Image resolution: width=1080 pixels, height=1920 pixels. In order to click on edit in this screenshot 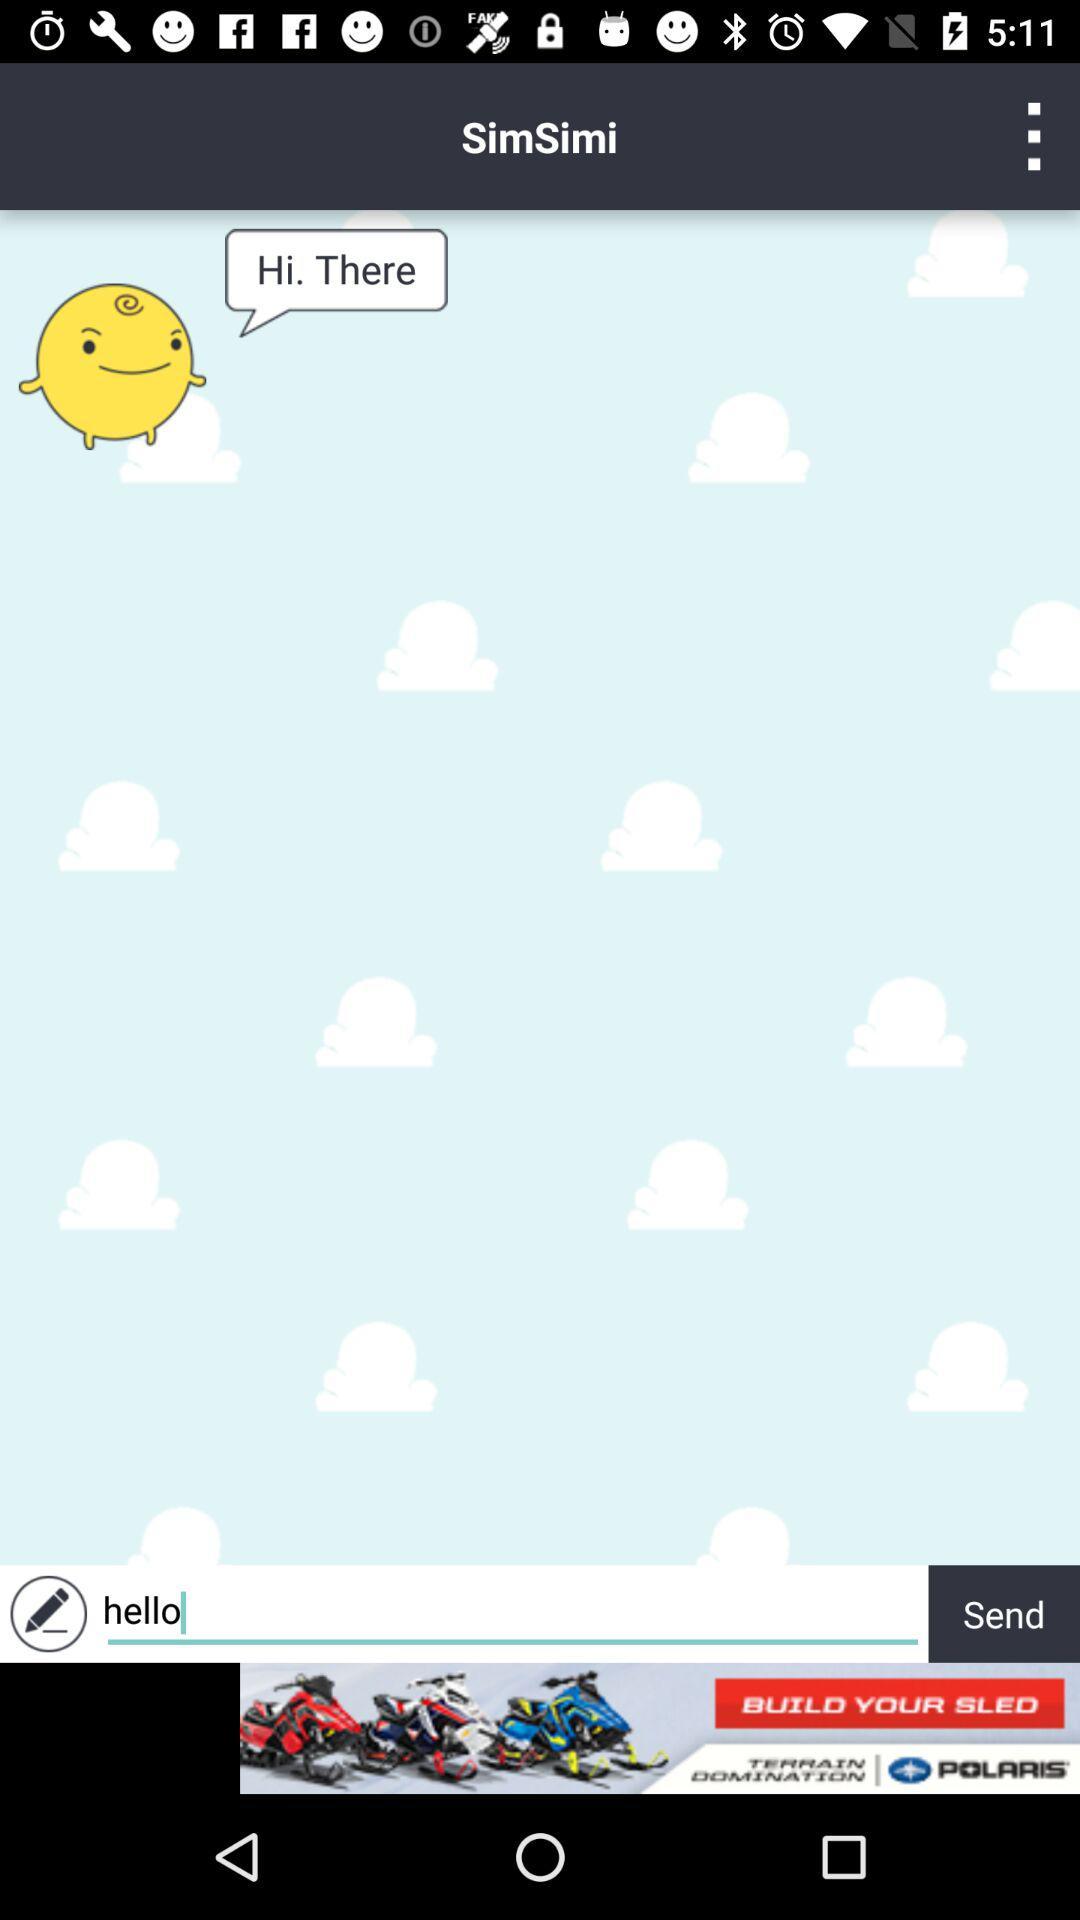, I will do `click(47, 1613)`.